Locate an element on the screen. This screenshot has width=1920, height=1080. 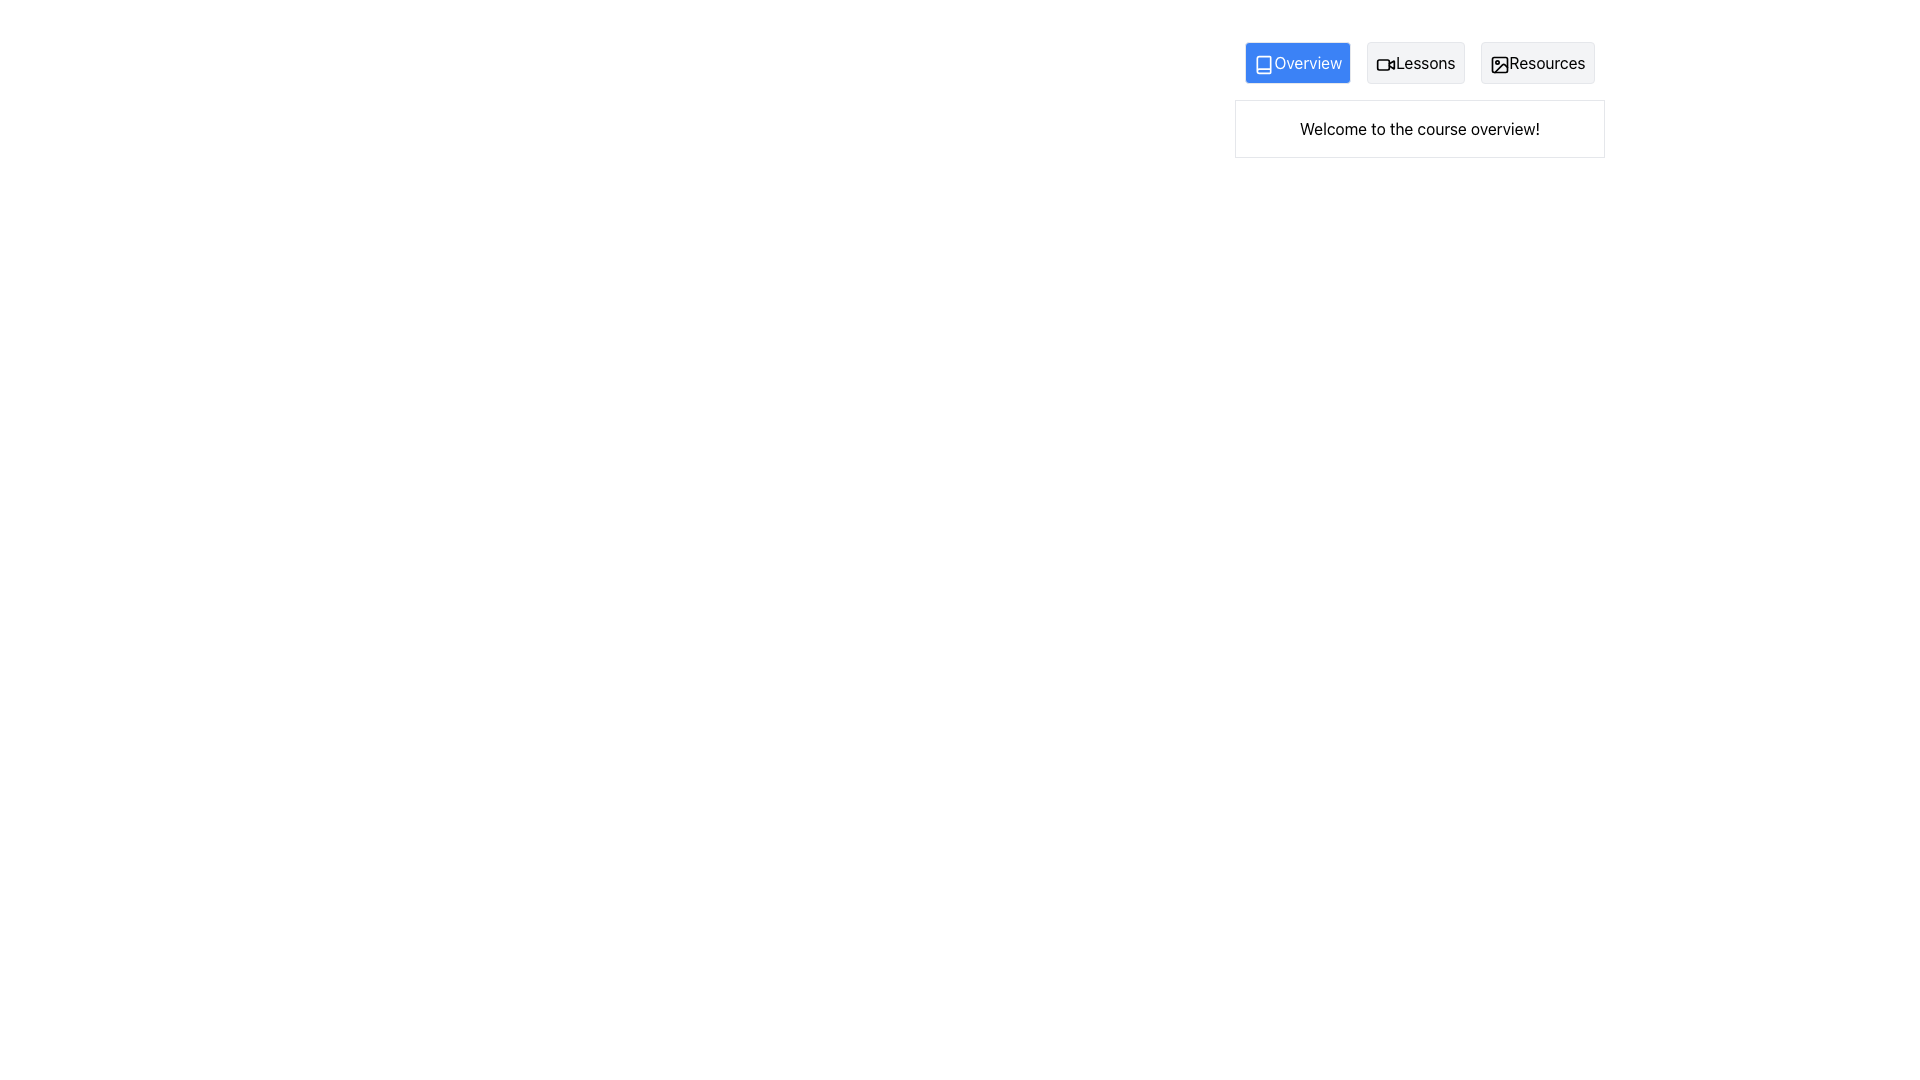
the 'Resources' button, which is a rectangular button with rounded corners and contains a photo frame icon and the text 'Resources' is located at coordinates (1536, 61).